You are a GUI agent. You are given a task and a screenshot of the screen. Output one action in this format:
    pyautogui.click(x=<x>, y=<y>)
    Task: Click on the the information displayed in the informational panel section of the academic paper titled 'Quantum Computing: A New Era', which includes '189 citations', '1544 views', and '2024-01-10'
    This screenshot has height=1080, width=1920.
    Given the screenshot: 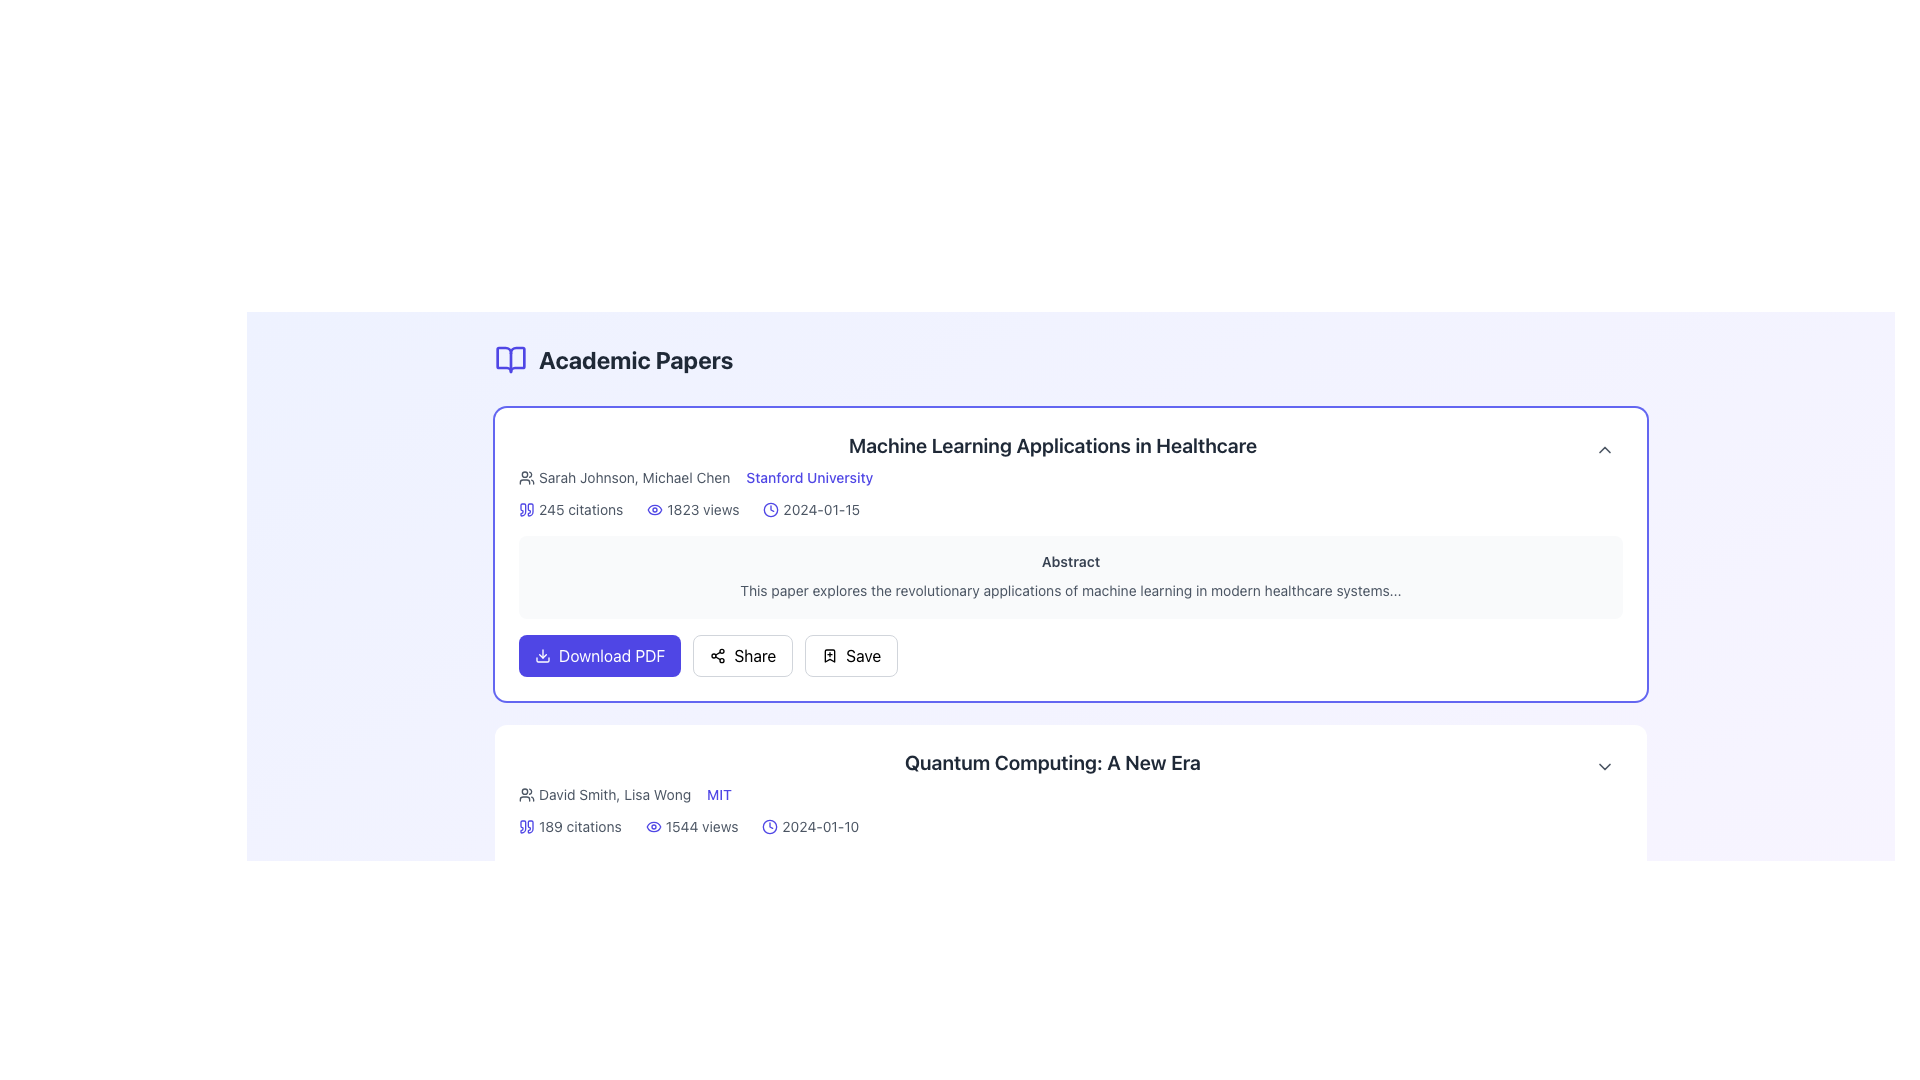 What is the action you would take?
    pyautogui.click(x=1069, y=825)
    